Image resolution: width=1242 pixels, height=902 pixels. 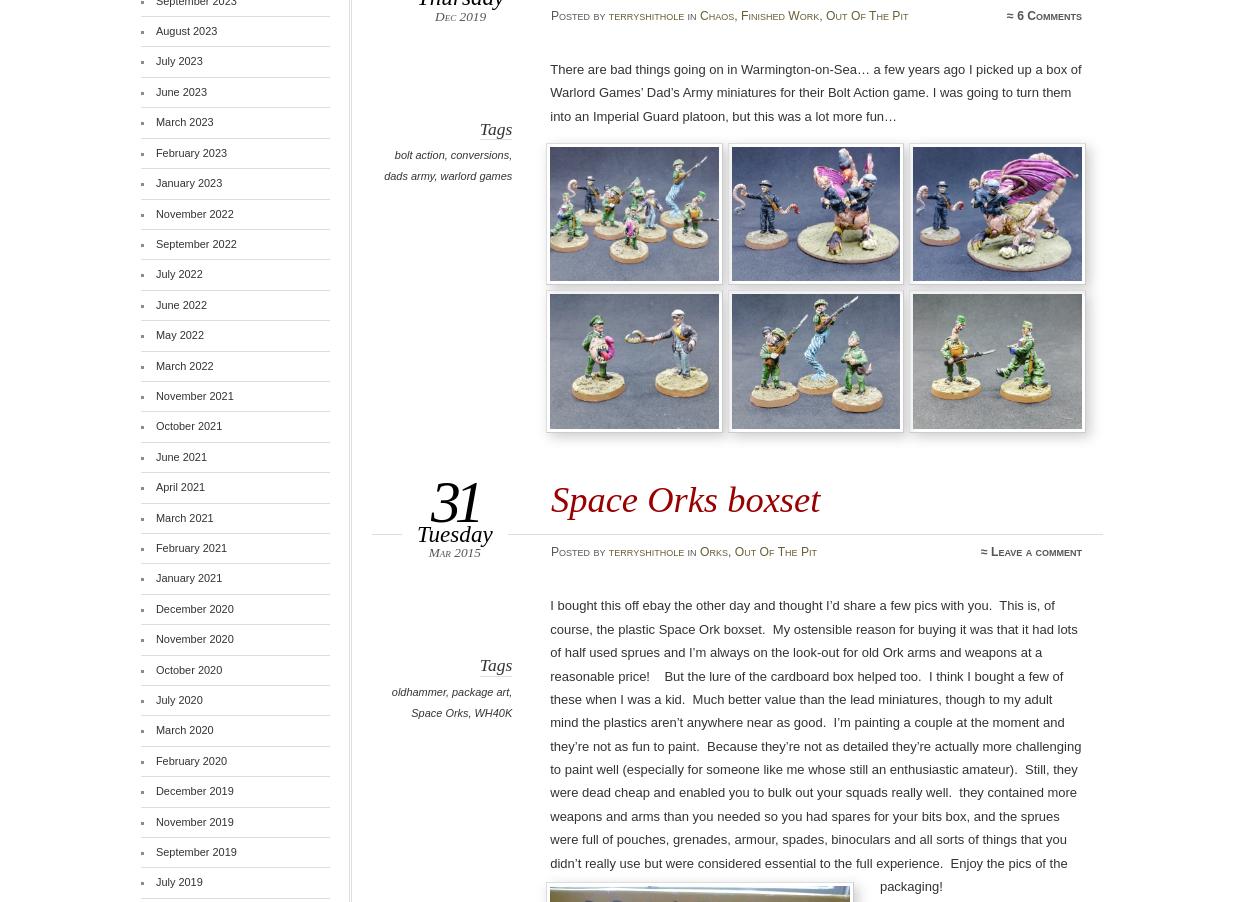 What do you see at coordinates (195, 242) in the screenshot?
I see `'September 2022'` at bounding box center [195, 242].